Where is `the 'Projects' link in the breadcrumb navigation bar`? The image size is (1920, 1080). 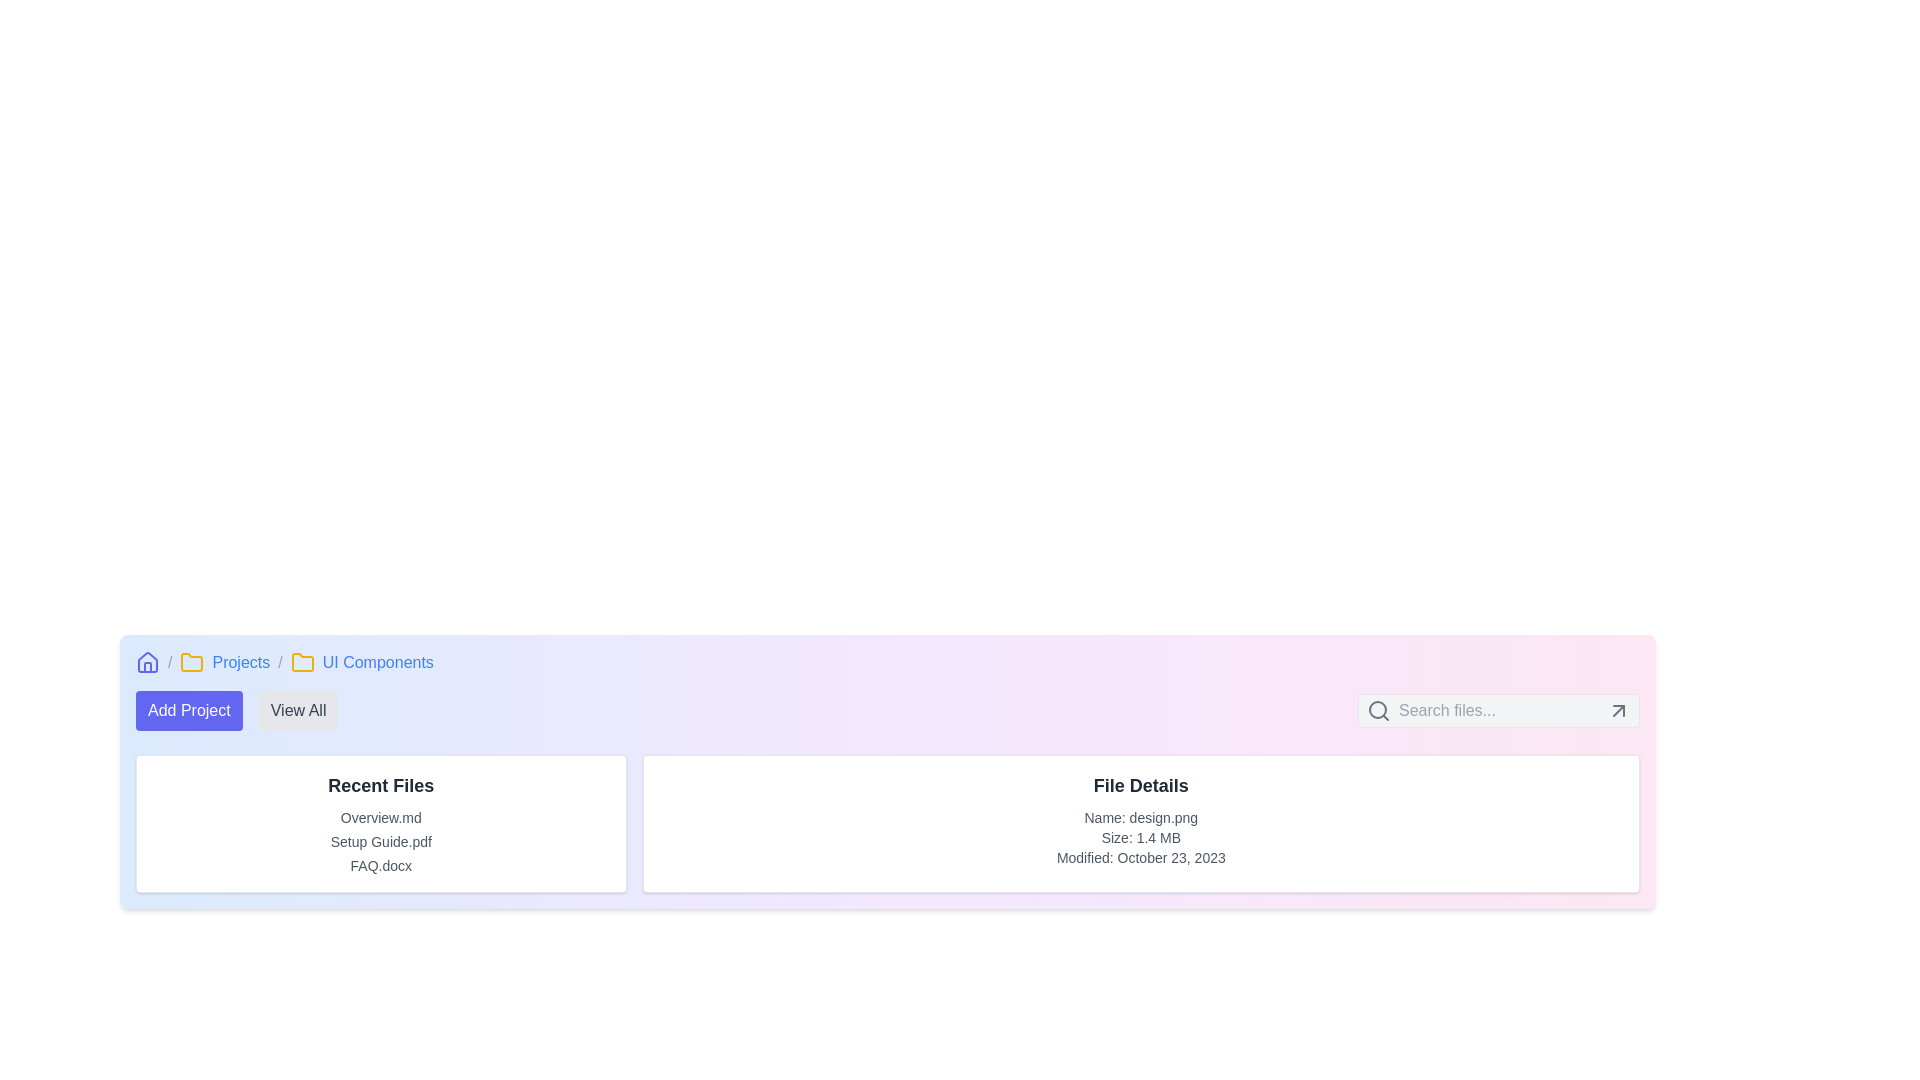 the 'Projects' link in the breadcrumb navigation bar is located at coordinates (240, 663).